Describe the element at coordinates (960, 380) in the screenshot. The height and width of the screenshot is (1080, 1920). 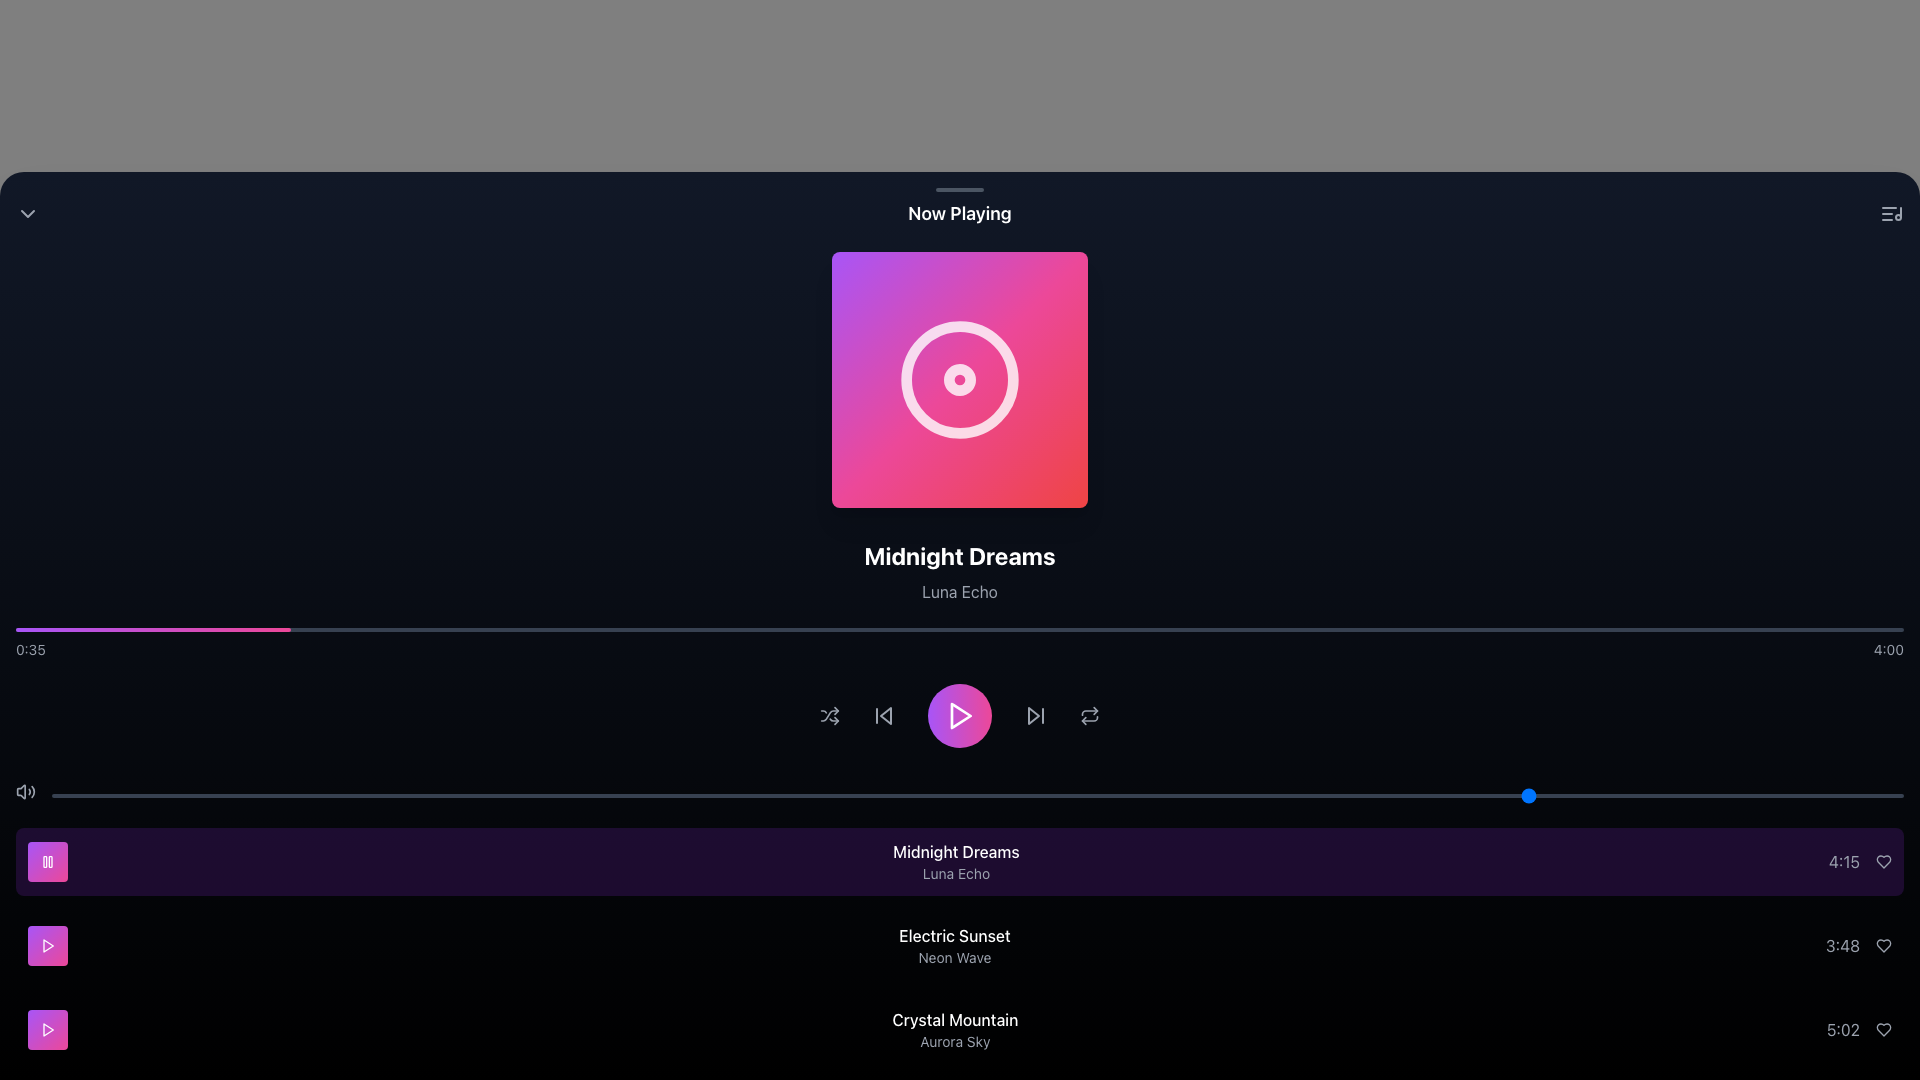
I see `the decorative vector graphic circle representing a music track or album, which is centrally positioned within the album art square at the top middle of the display` at that location.